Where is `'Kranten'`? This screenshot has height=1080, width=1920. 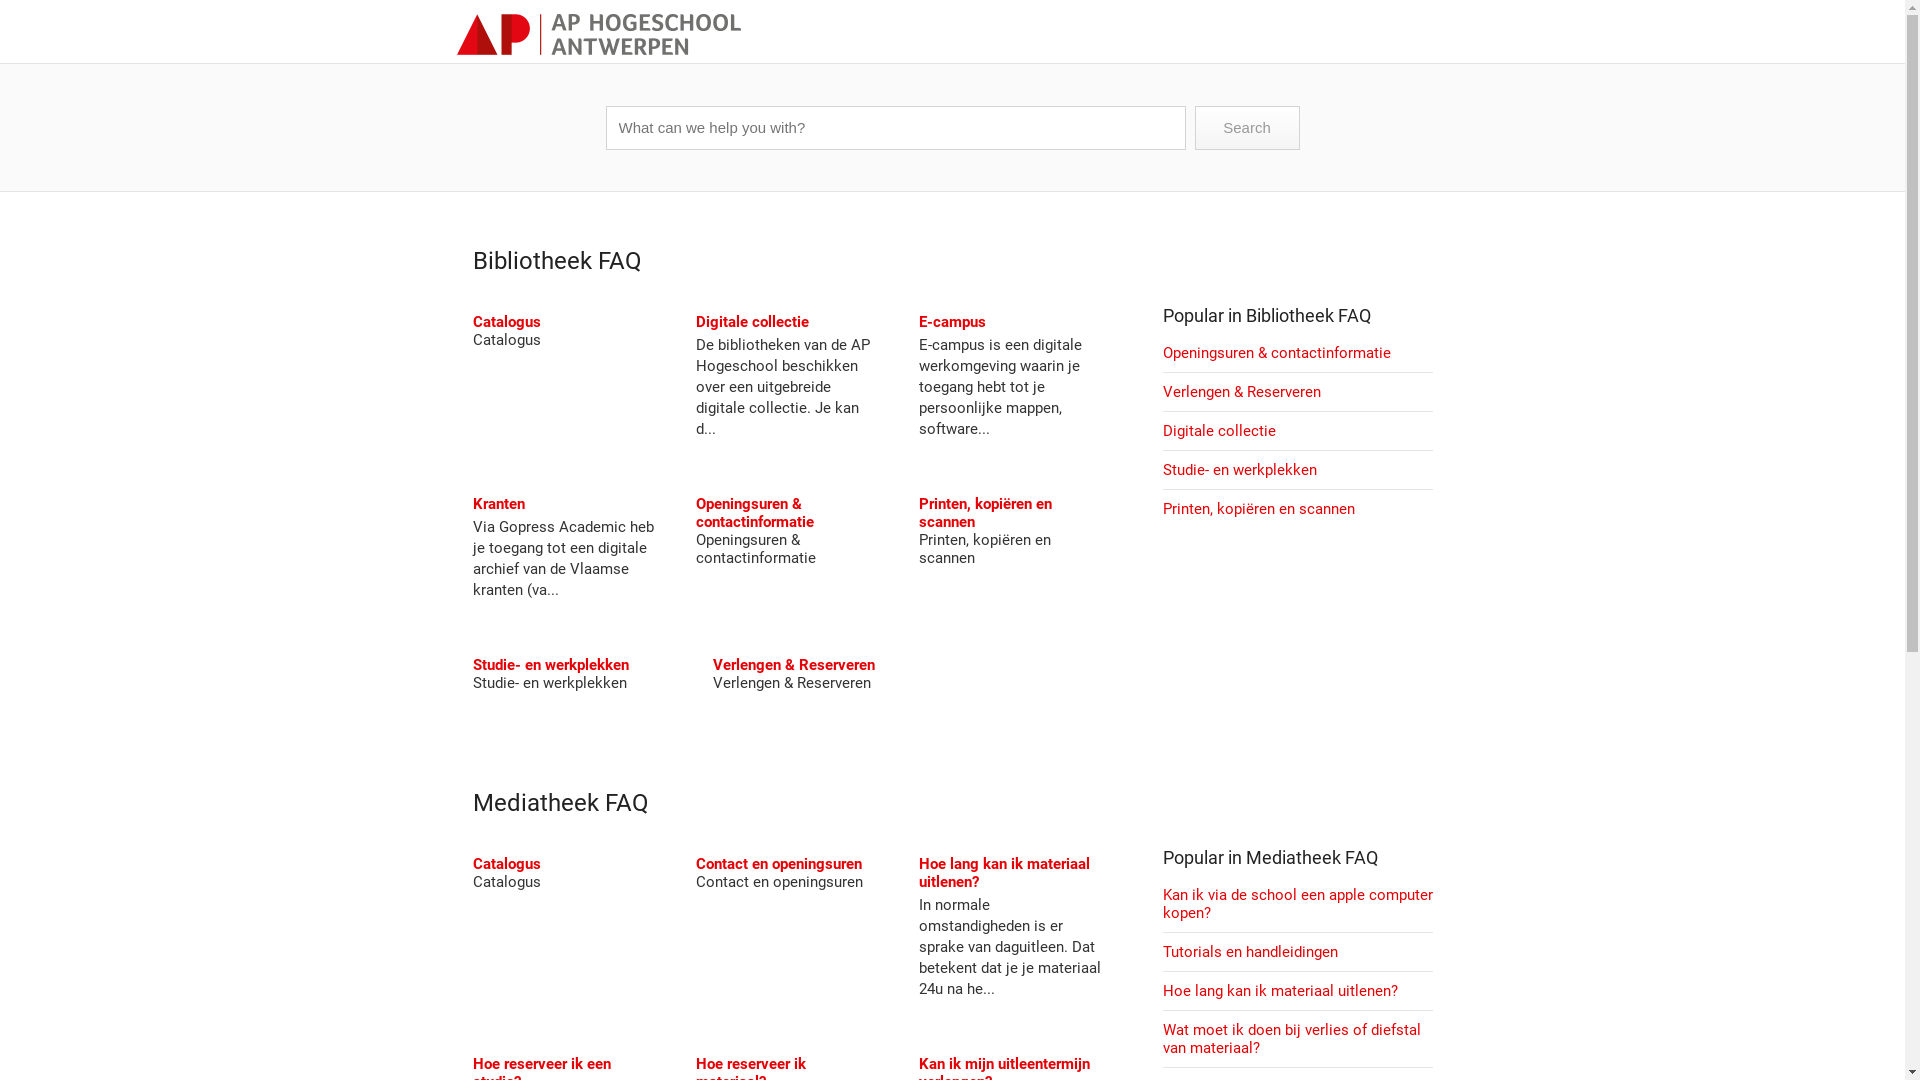
'Kranten' is located at coordinates (498, 503).